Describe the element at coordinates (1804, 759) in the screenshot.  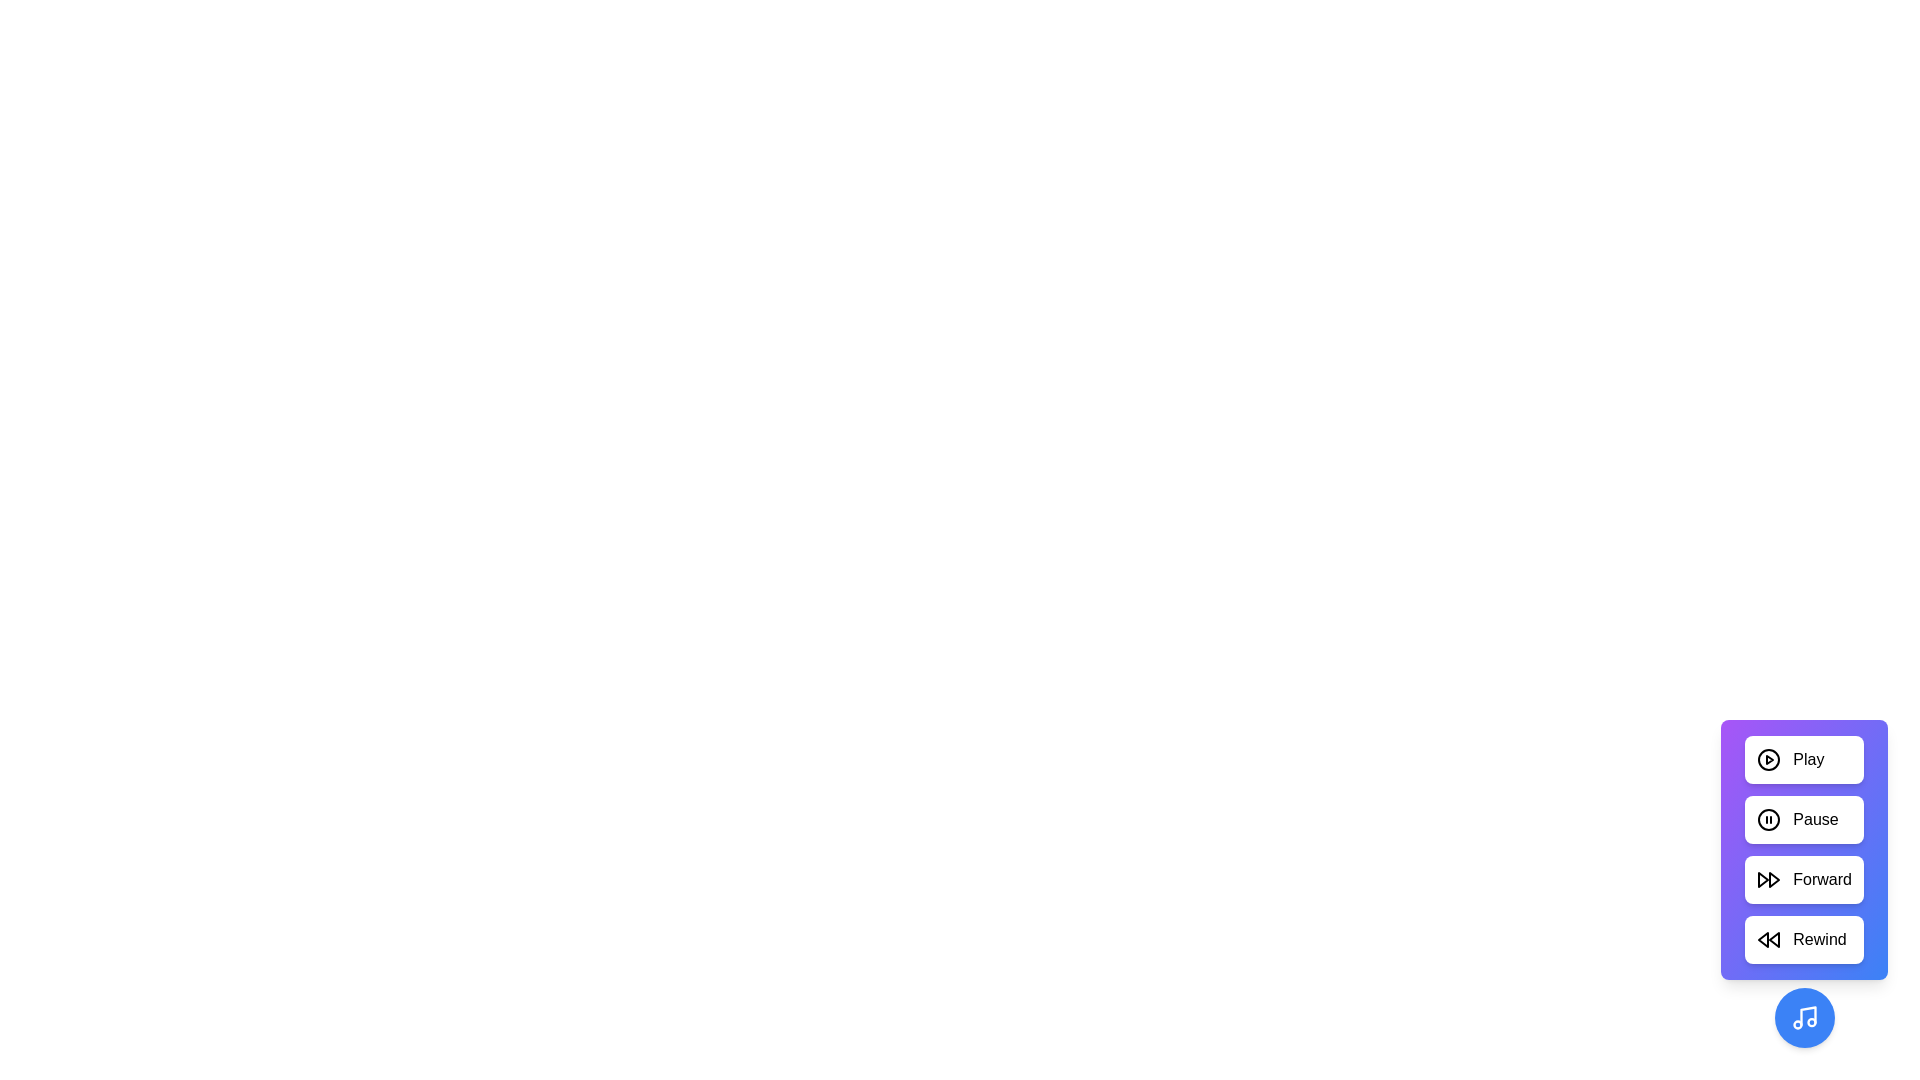
I see `the 'Play' button to activate the play action` at that location.